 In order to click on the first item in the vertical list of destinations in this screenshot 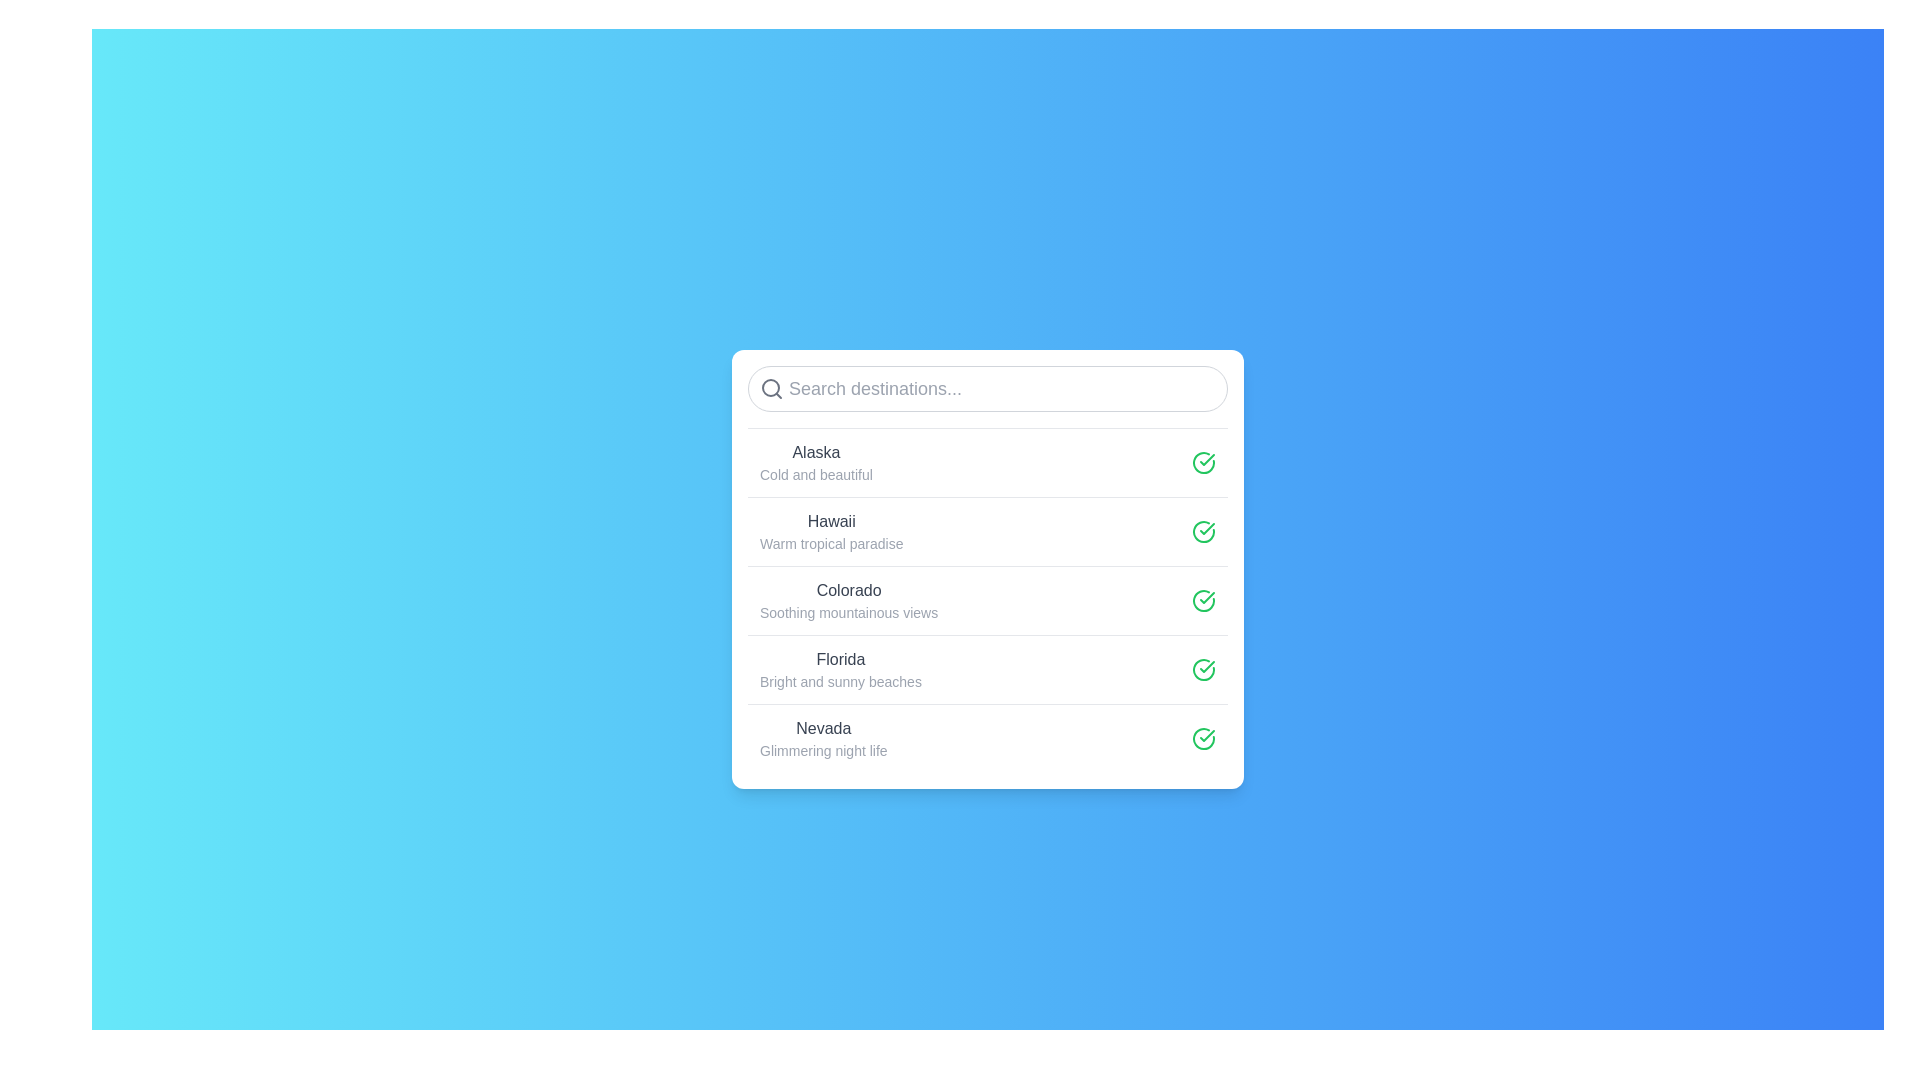, I will do `click(988, 462)`.